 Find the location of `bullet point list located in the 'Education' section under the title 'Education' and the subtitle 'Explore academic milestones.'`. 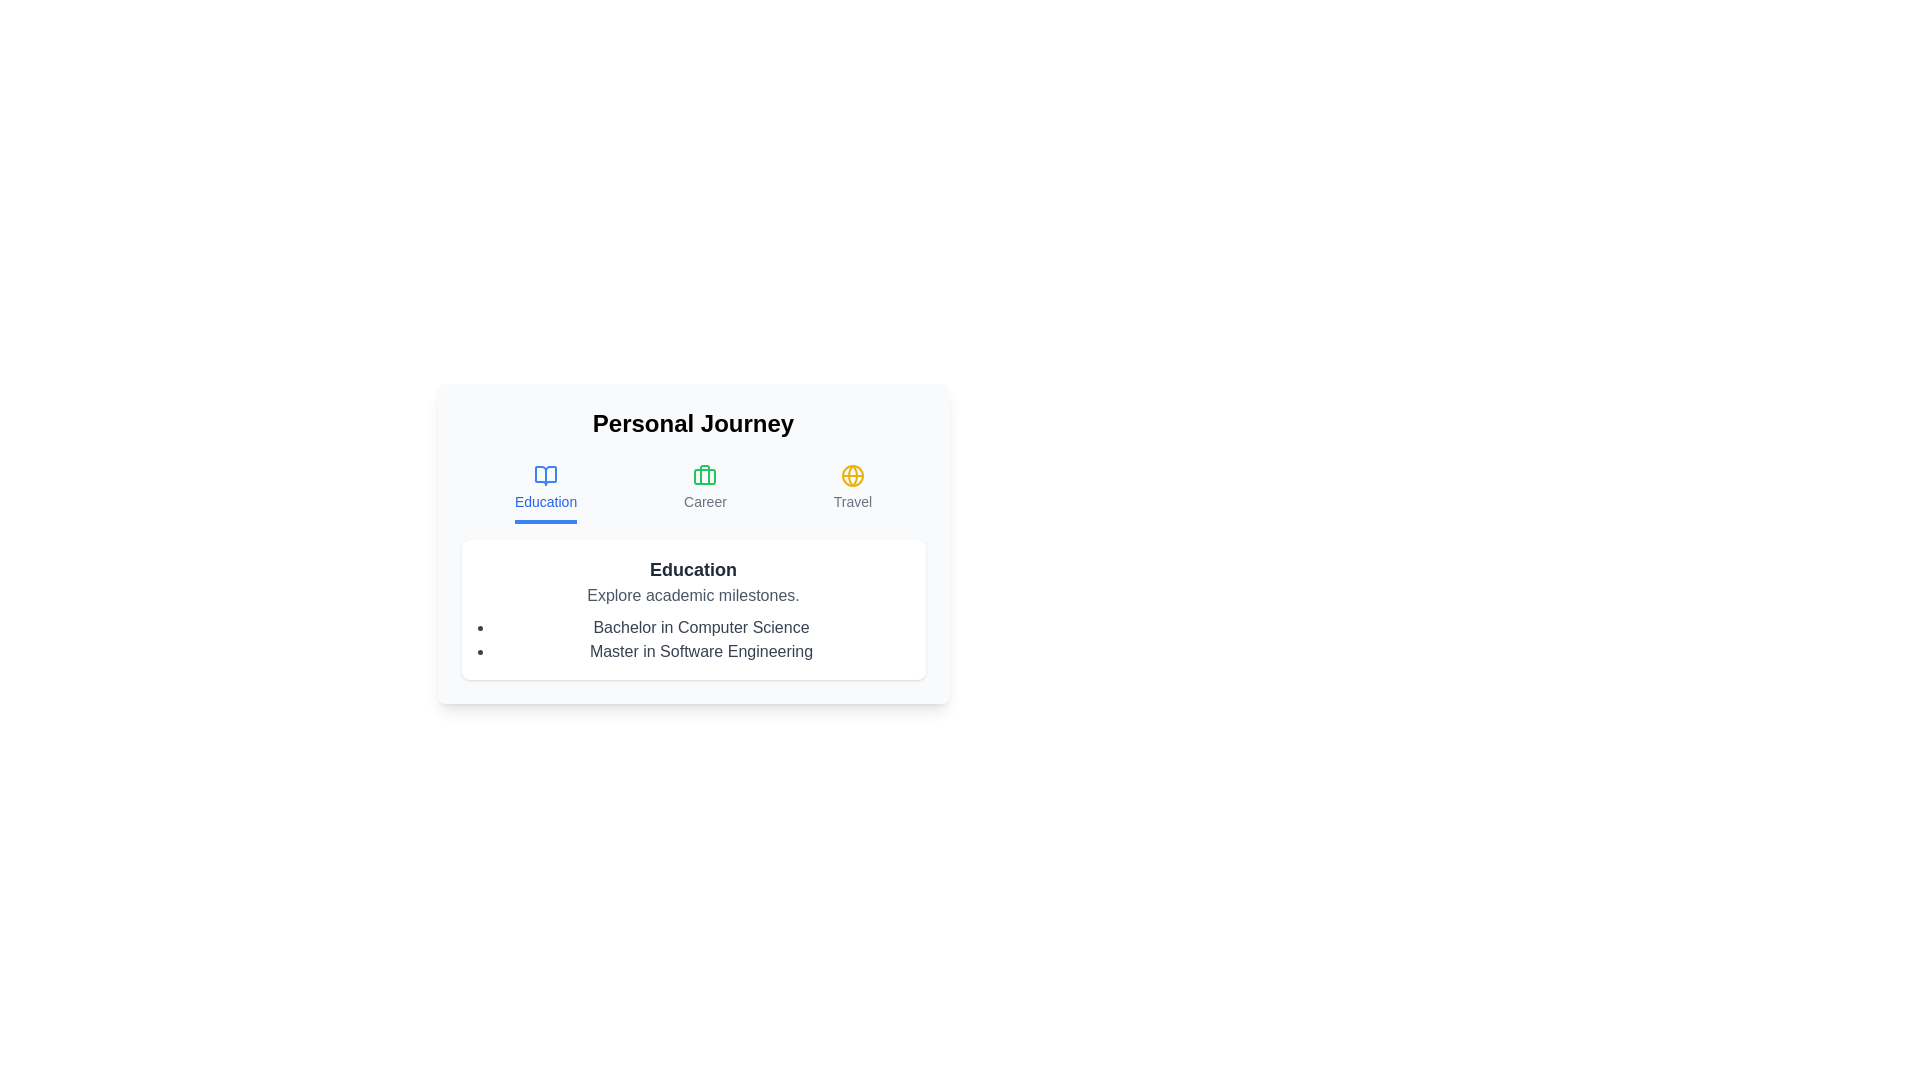

bullet point list located in the 'Education' section under the title 'Education' and the subtitle 'Explore academic milestones.' is located at coordinates (693, 640).